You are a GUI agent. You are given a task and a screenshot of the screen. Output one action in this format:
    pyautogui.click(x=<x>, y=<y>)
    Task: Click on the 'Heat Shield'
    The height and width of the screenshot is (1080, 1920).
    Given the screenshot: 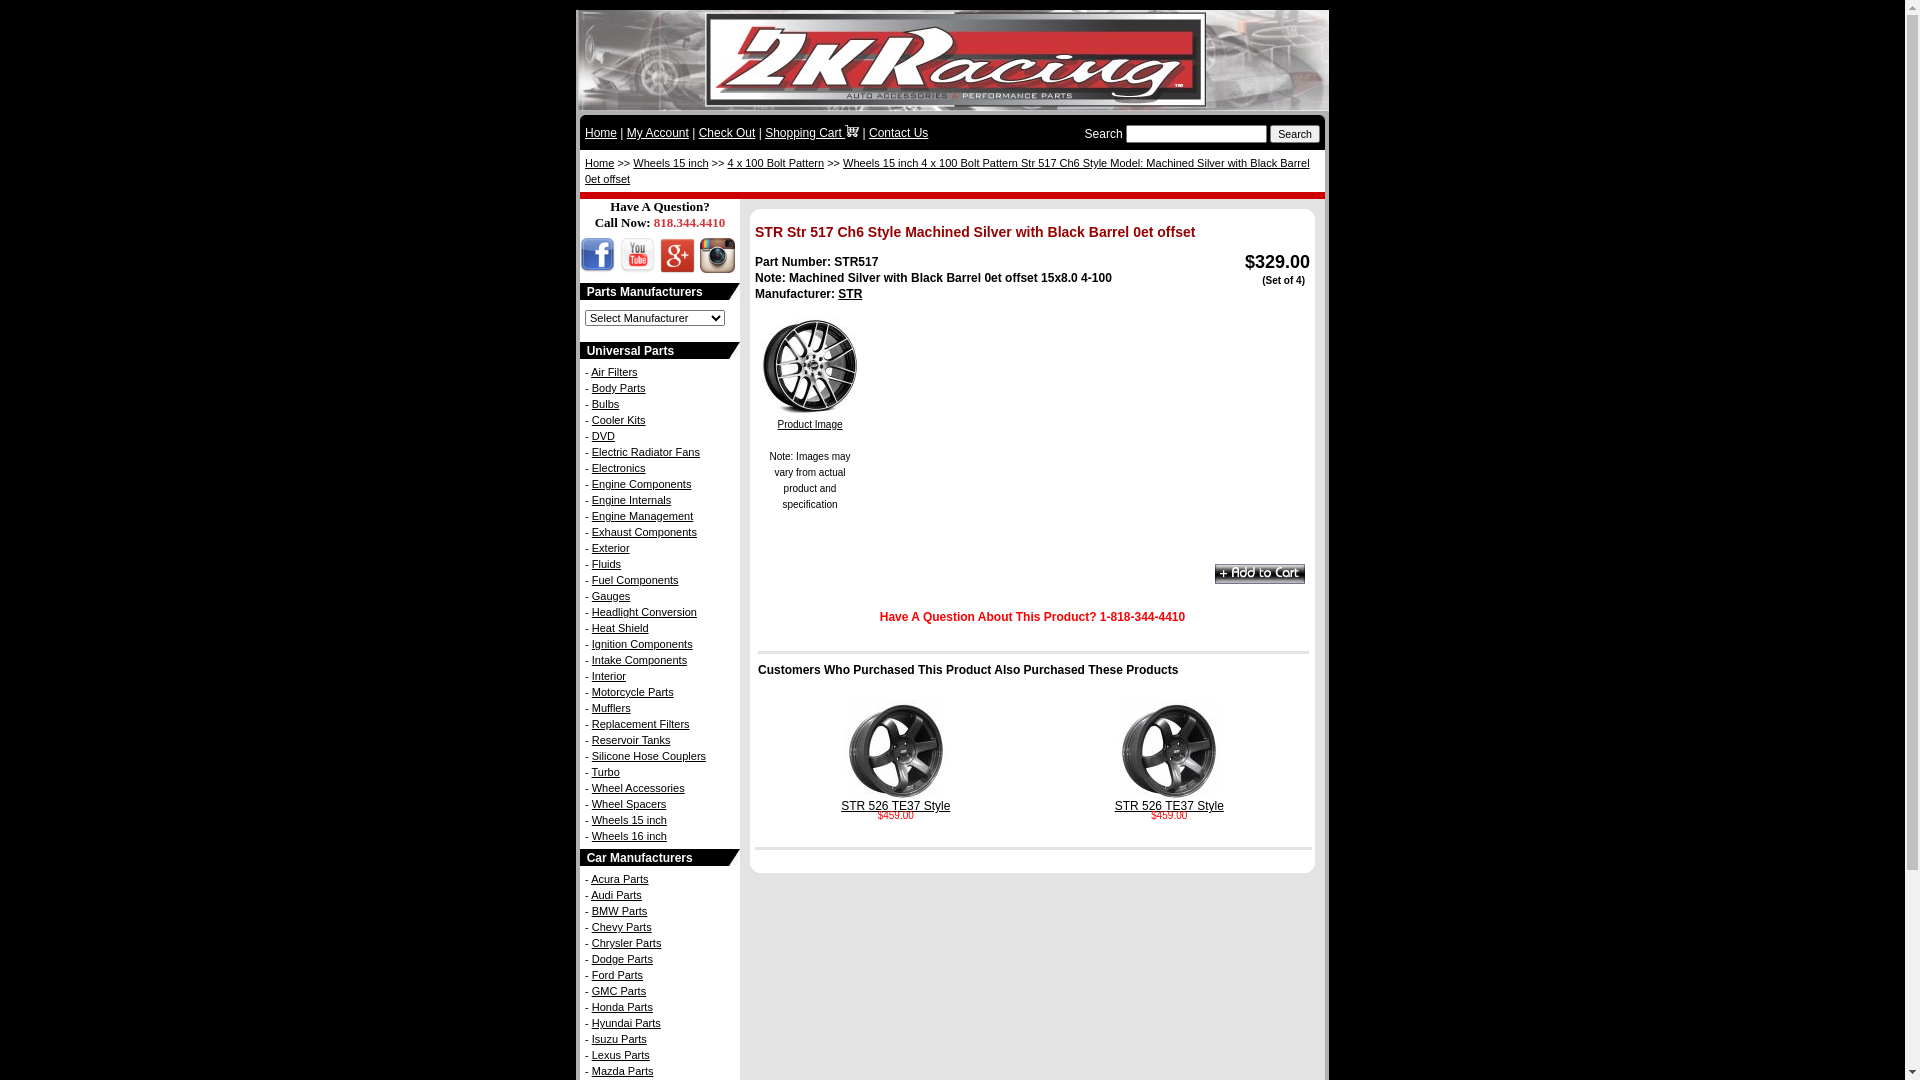 What is the action you would take?
    pyautogui.click(x=619, y=627)
    